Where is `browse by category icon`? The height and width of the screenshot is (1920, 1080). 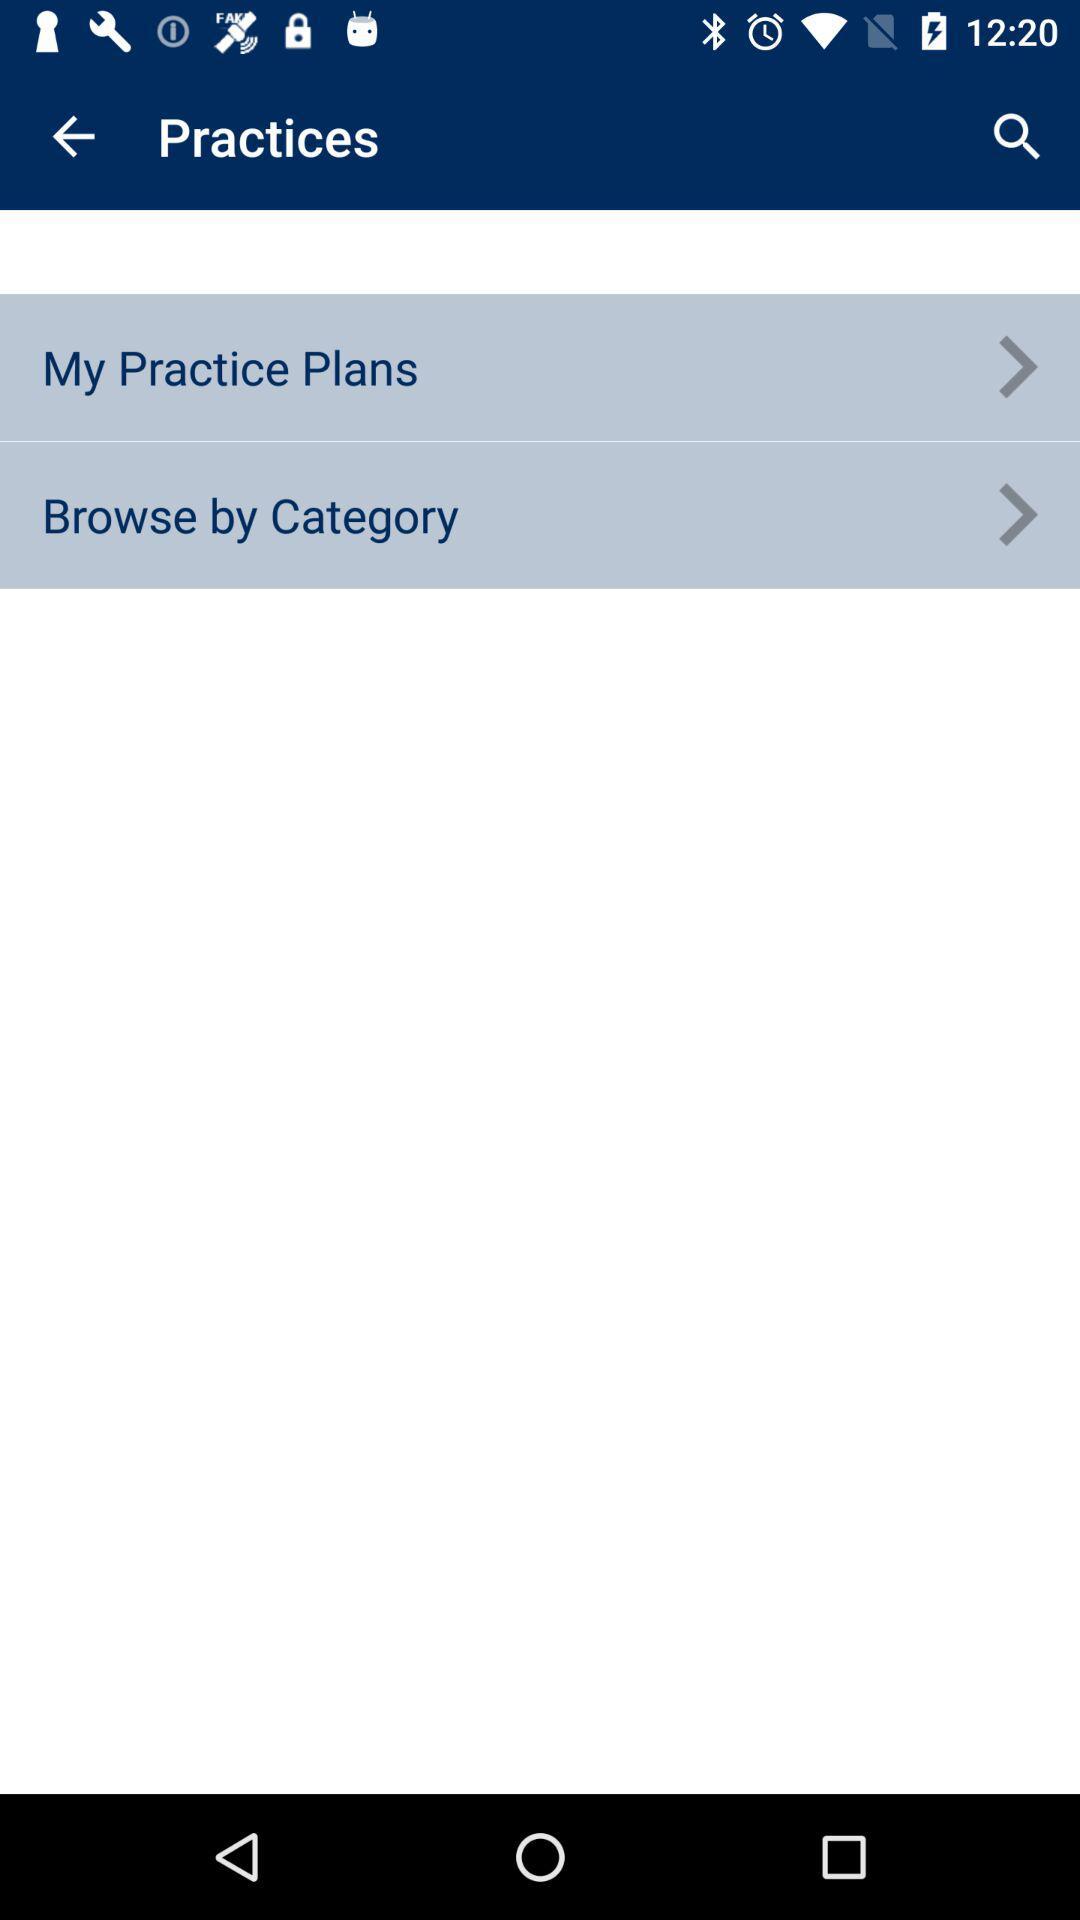
browse by category icon is located at coordinates (249, 514).